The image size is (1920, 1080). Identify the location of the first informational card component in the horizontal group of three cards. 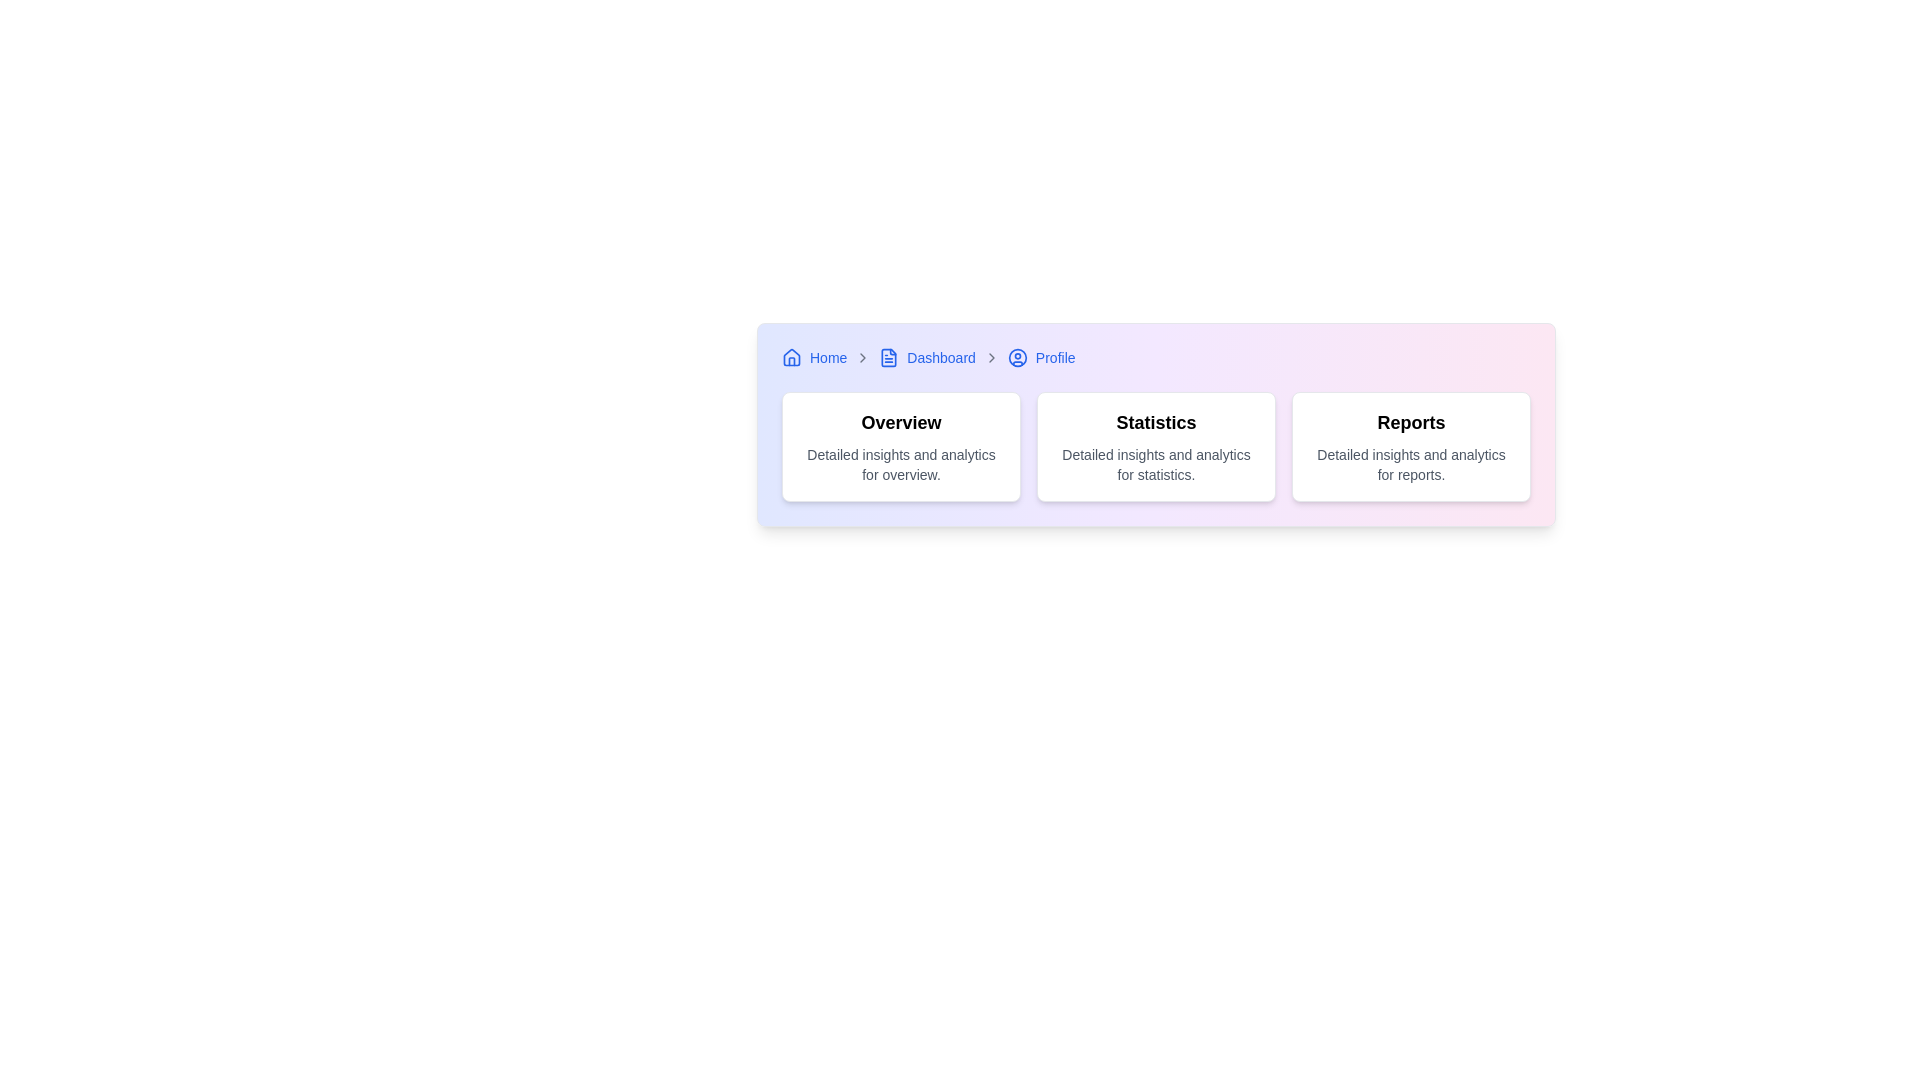
(900, 446).